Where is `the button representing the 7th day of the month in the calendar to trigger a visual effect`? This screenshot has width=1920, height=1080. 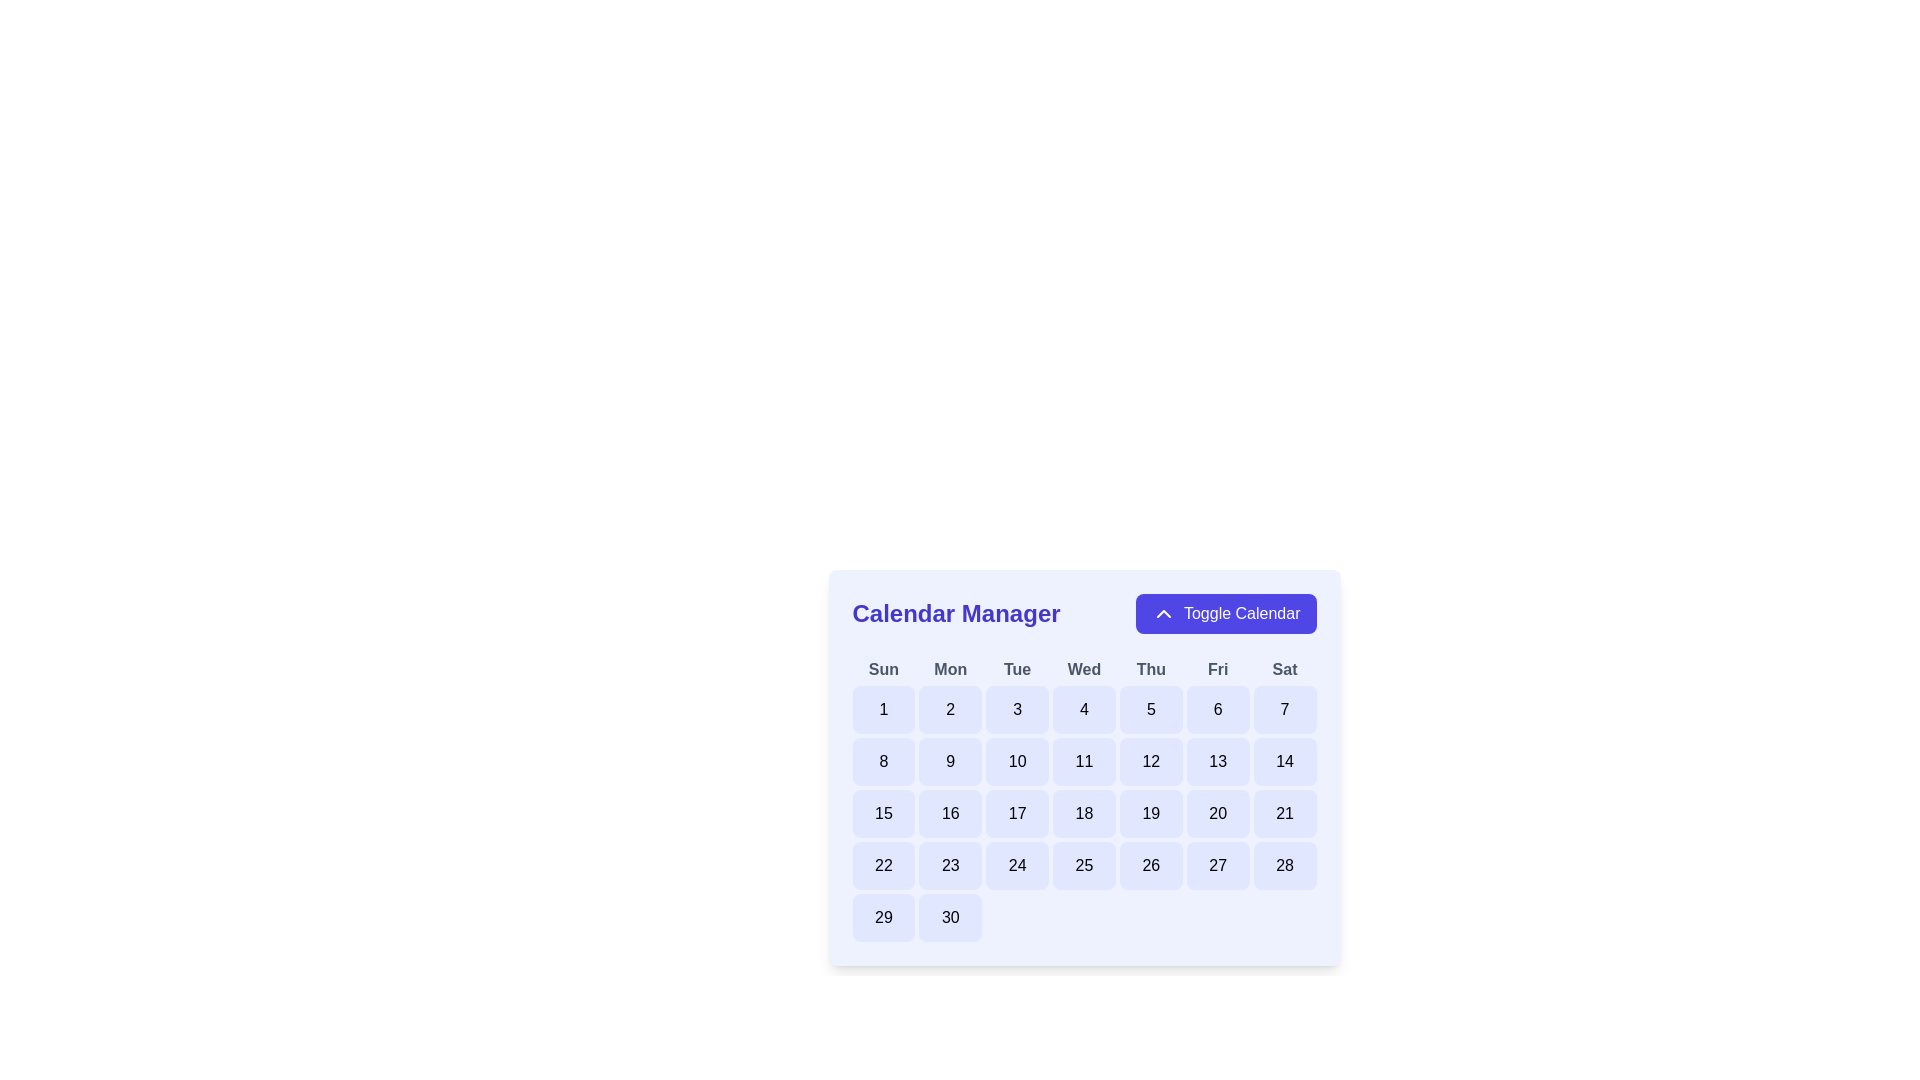 the button representing the 7th day of the month in the calendar to trigger a visual effect is located at coordinates (1285, 708).